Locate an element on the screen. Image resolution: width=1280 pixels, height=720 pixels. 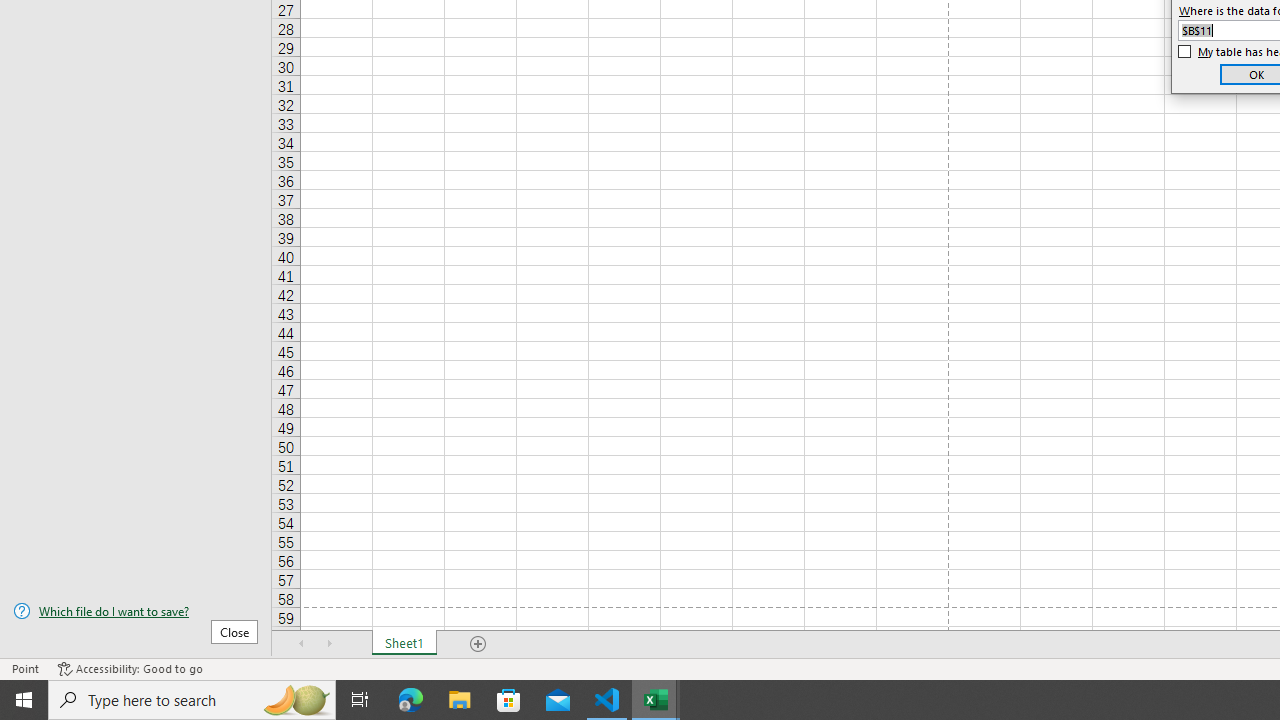
'Type here to search' is located at coordinates (192, 698).